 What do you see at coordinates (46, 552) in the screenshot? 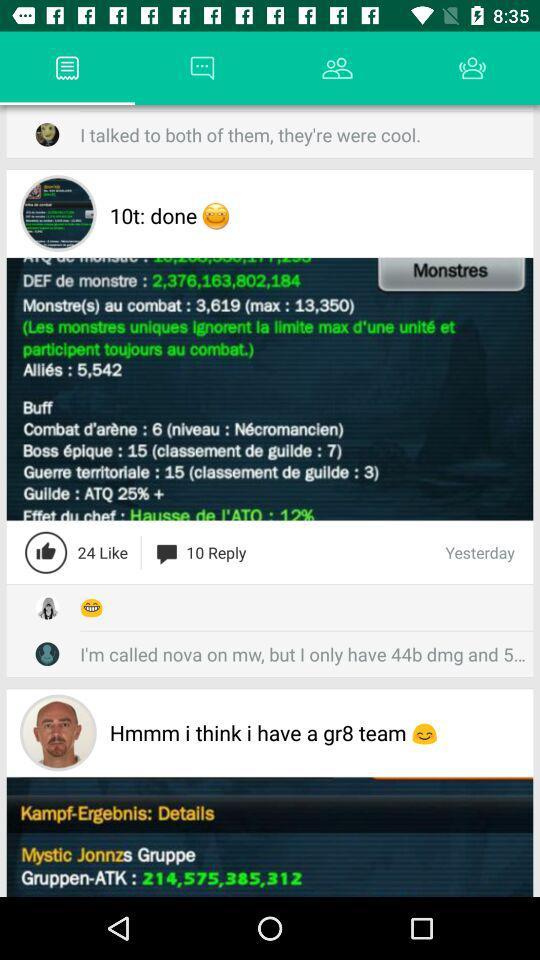
I see `like the page` at bounding box center [46, 552].